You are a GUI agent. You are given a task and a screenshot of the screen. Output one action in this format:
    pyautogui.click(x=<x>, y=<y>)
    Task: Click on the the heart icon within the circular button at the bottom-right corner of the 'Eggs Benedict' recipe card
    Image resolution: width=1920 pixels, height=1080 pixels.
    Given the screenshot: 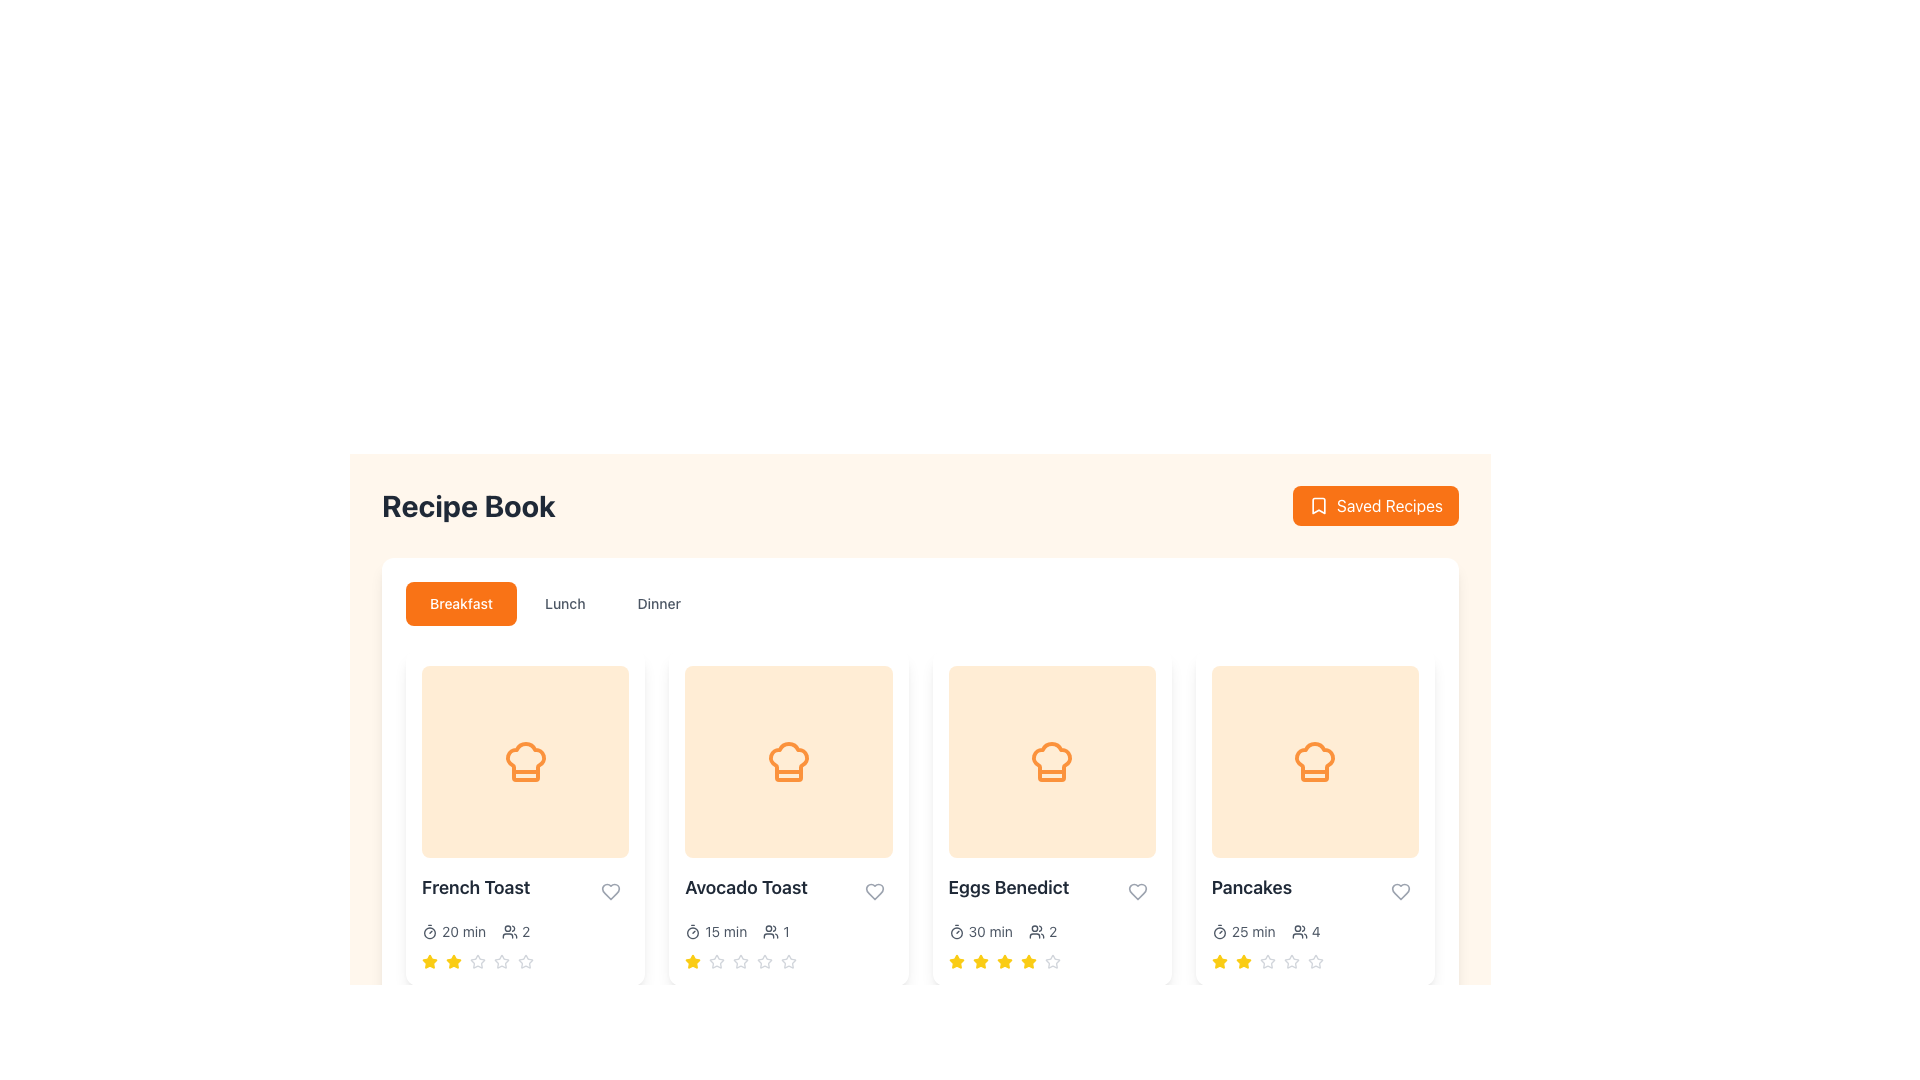 What is the action you would take?
    pyautogui.click(x=1137, y=890)
    